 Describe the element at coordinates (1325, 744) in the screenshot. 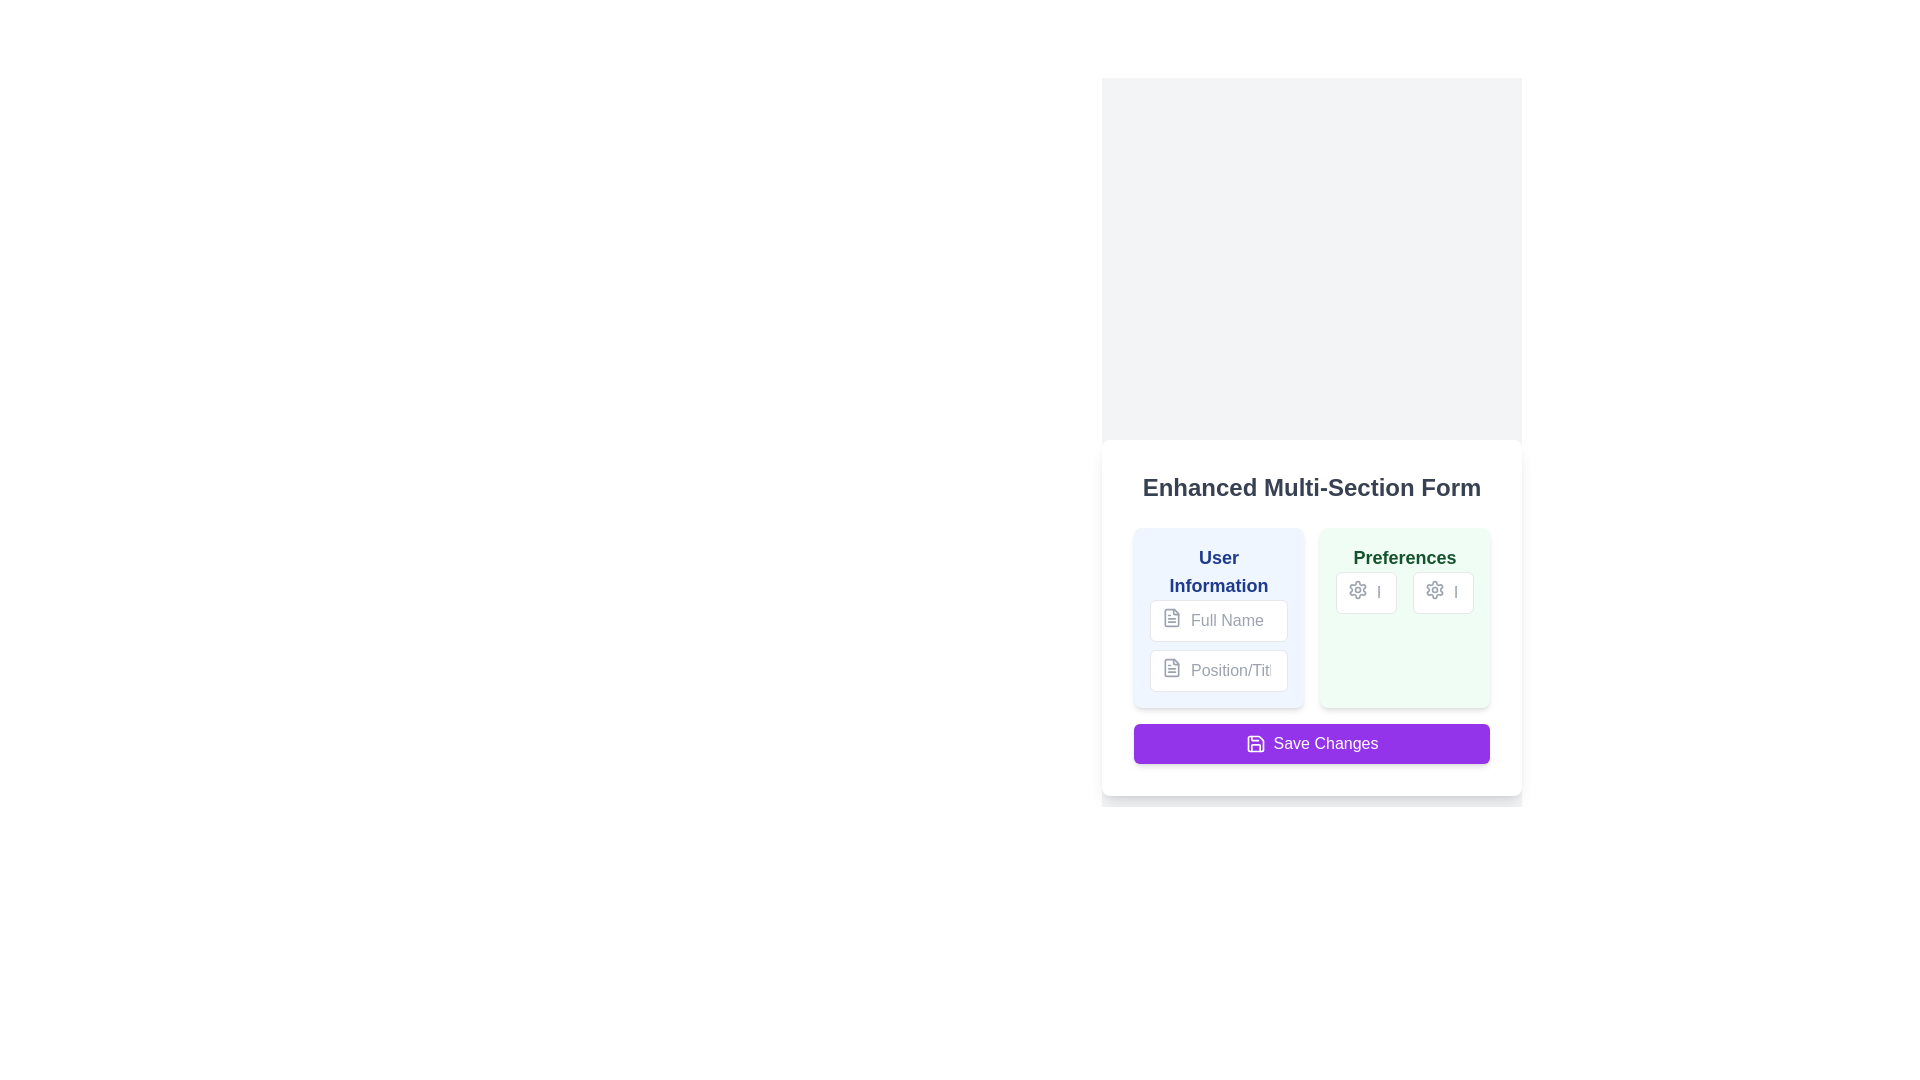

I see `the text indicating the save action within the button located at the lower-central part of the interface, specifically to the right of the save icon` at that location.